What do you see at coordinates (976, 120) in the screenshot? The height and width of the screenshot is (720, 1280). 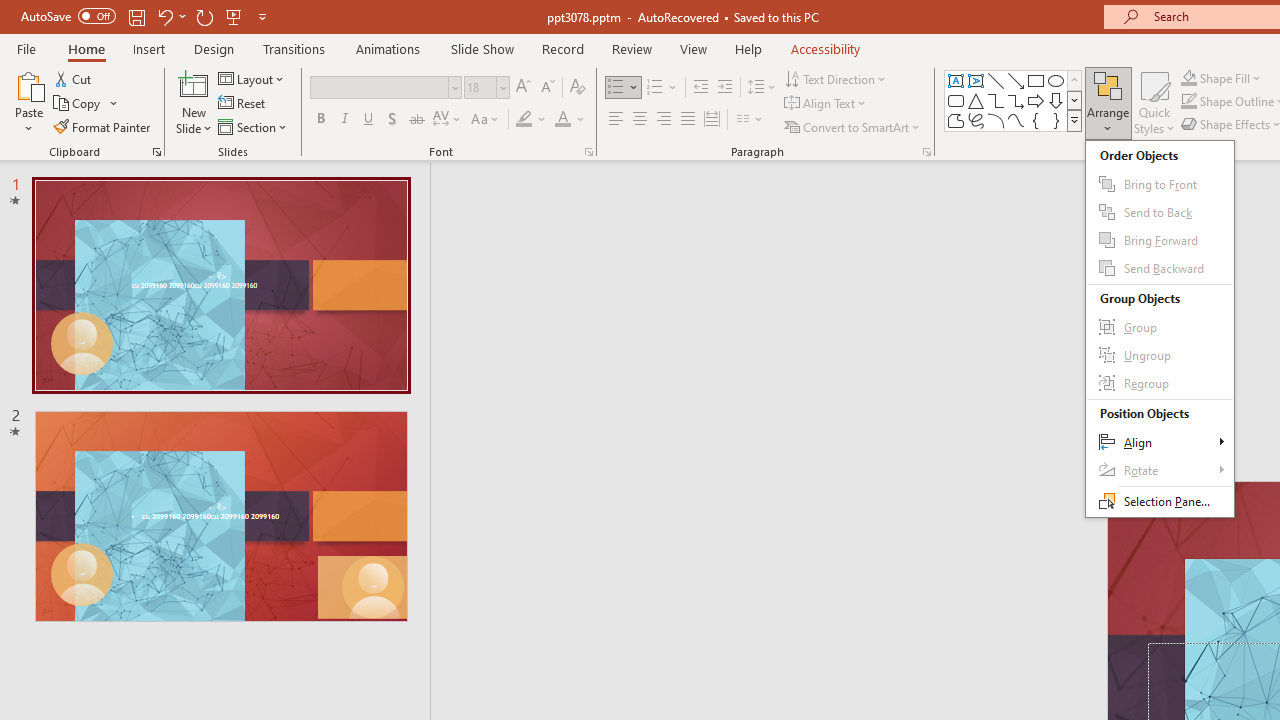 I see `'Freeform: Scribble'` at bounding box center [976, 120].